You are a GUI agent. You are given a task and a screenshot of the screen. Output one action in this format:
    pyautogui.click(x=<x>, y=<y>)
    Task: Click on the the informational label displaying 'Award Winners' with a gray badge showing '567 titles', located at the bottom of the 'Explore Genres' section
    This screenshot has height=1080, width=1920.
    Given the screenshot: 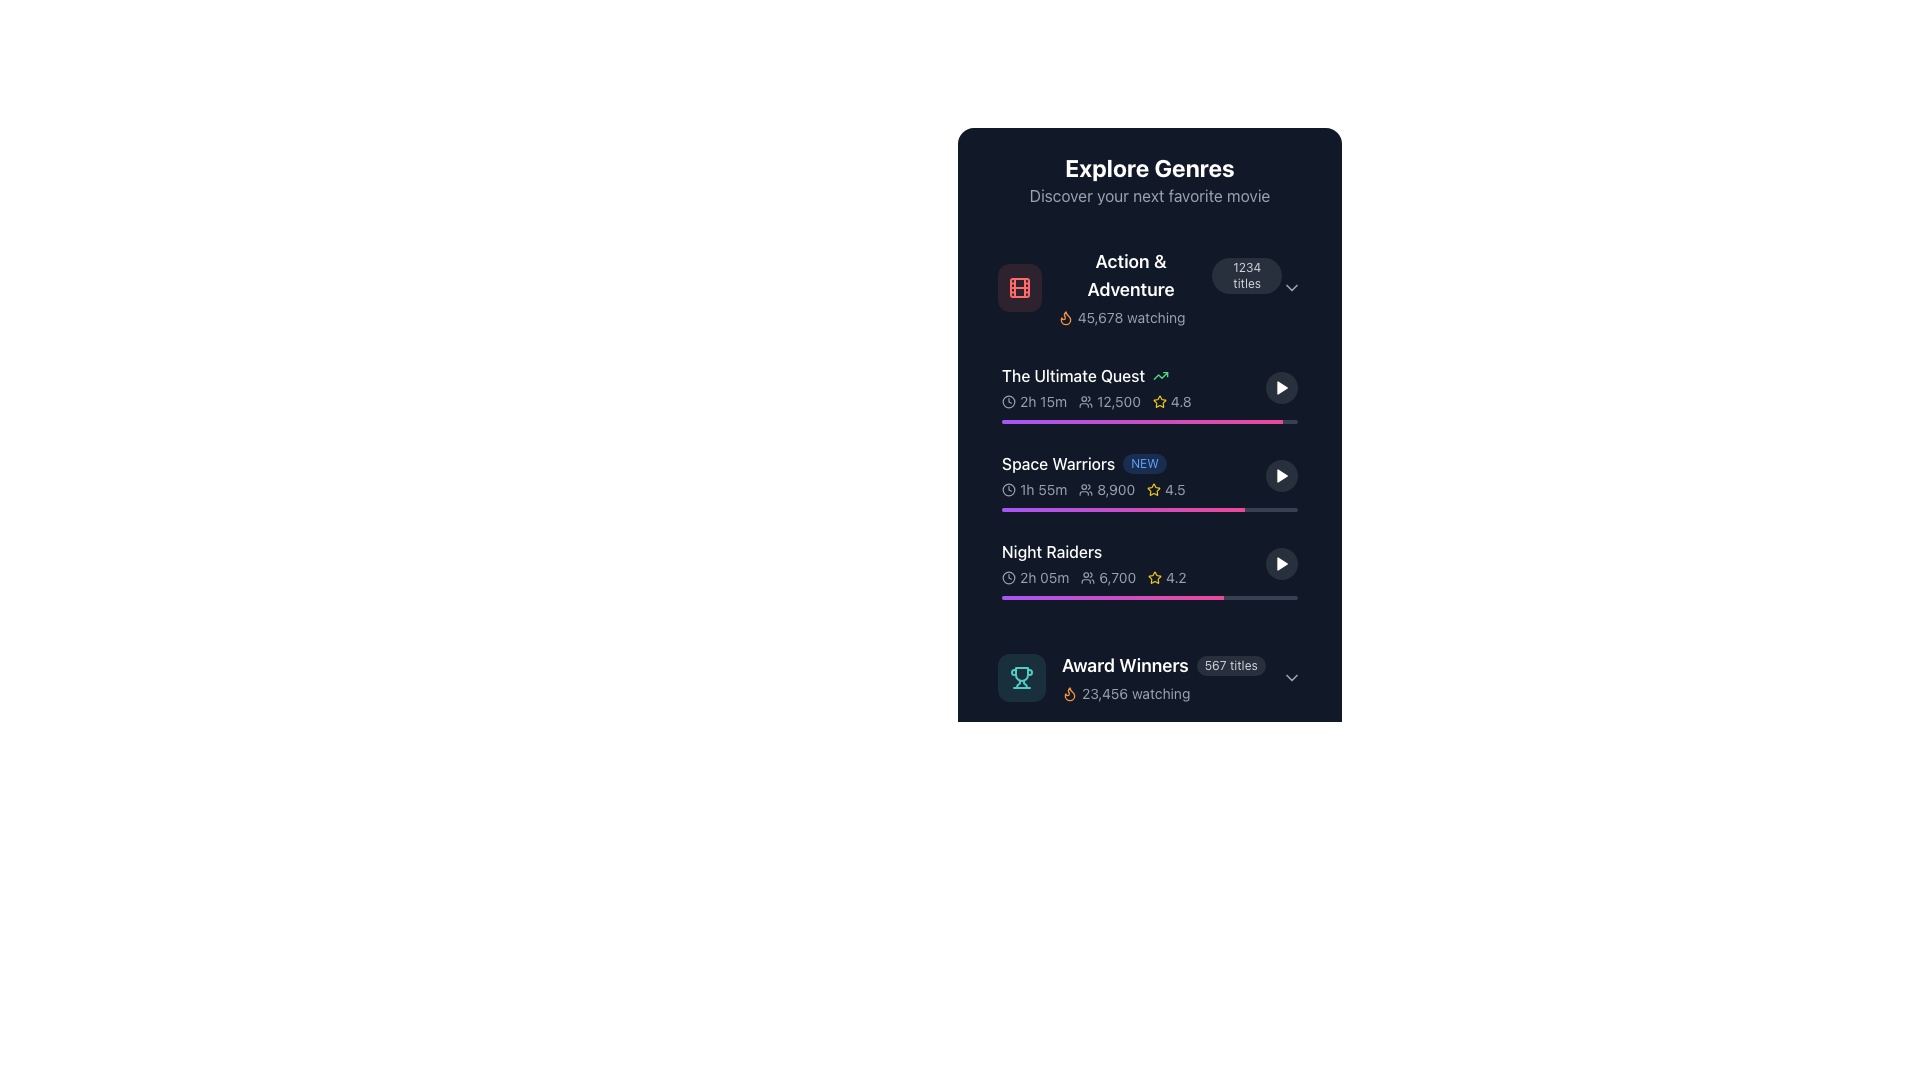 What is the action you would take?
    pyautogui.click(x=1163, y=666)
    